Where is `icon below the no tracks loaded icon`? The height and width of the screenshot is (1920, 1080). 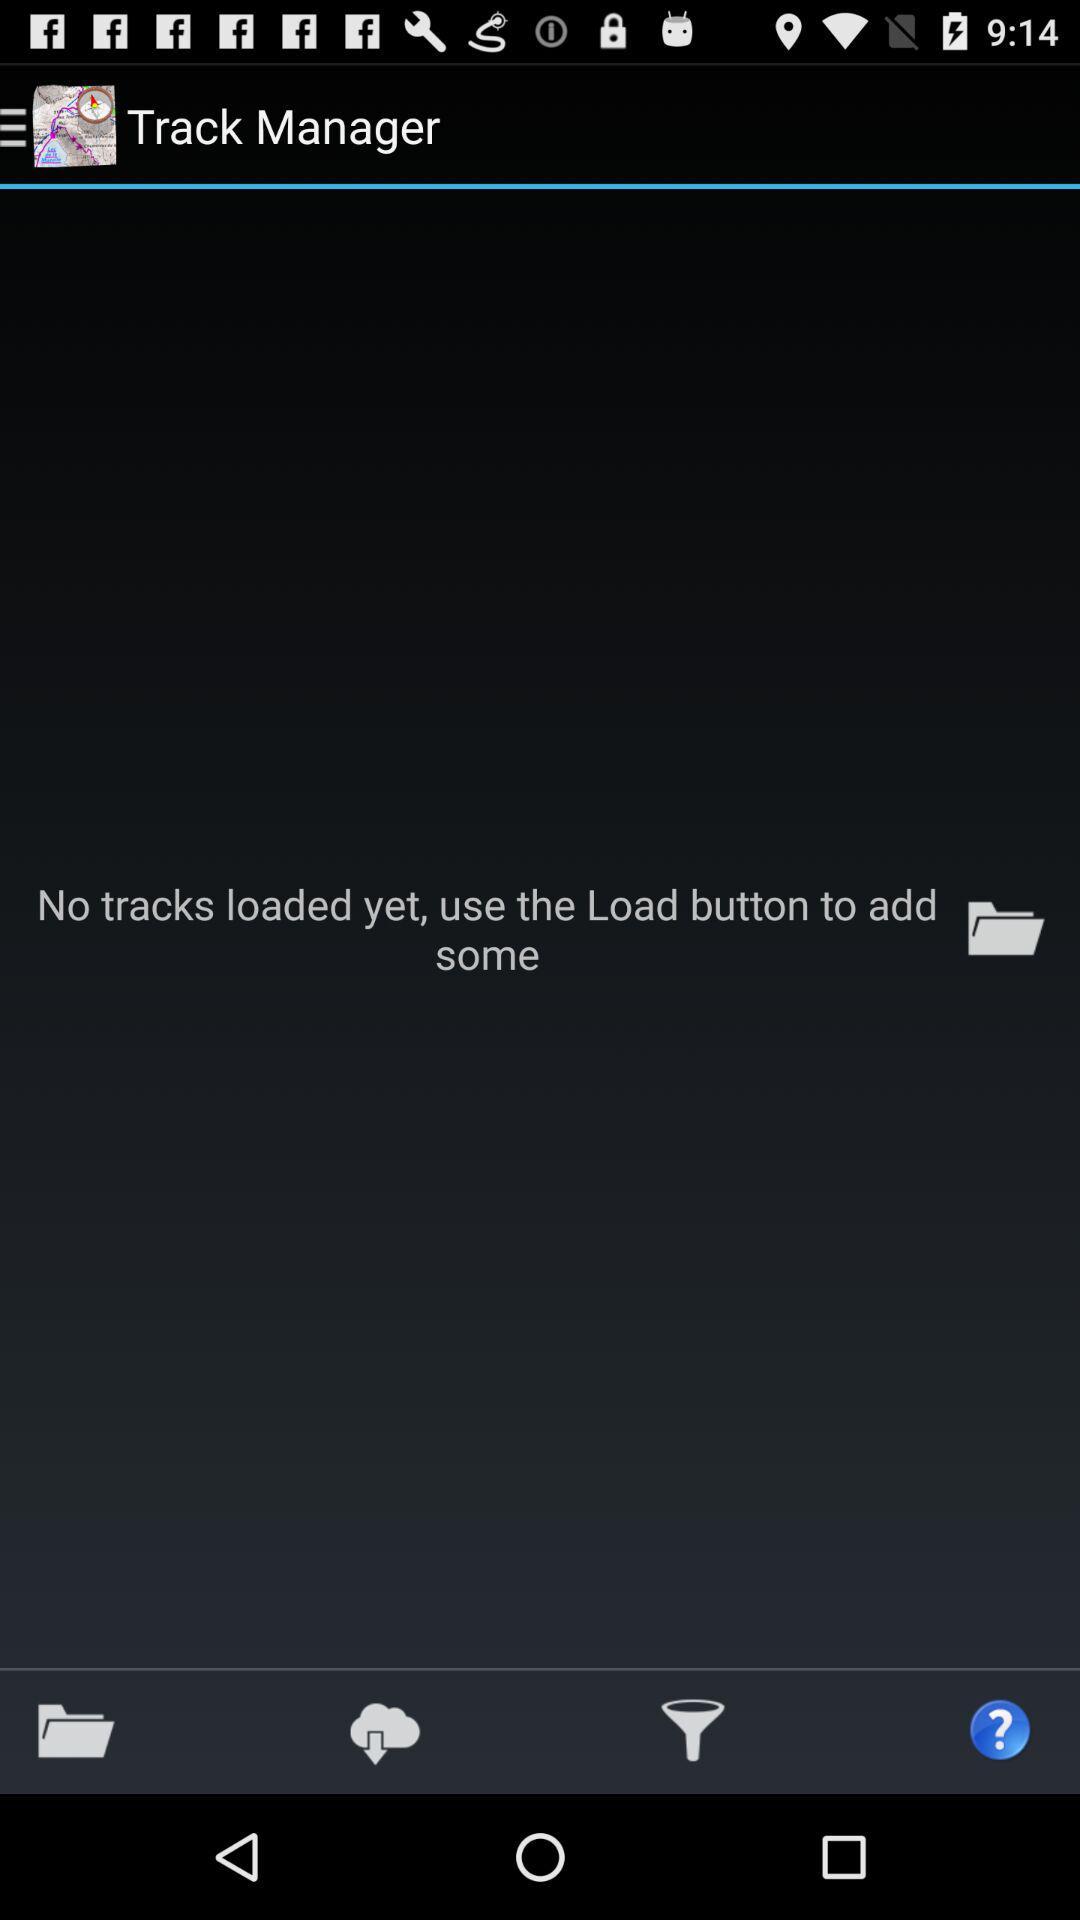
icon below the no tracks loaded icon is located at coordinates (692, 1730).